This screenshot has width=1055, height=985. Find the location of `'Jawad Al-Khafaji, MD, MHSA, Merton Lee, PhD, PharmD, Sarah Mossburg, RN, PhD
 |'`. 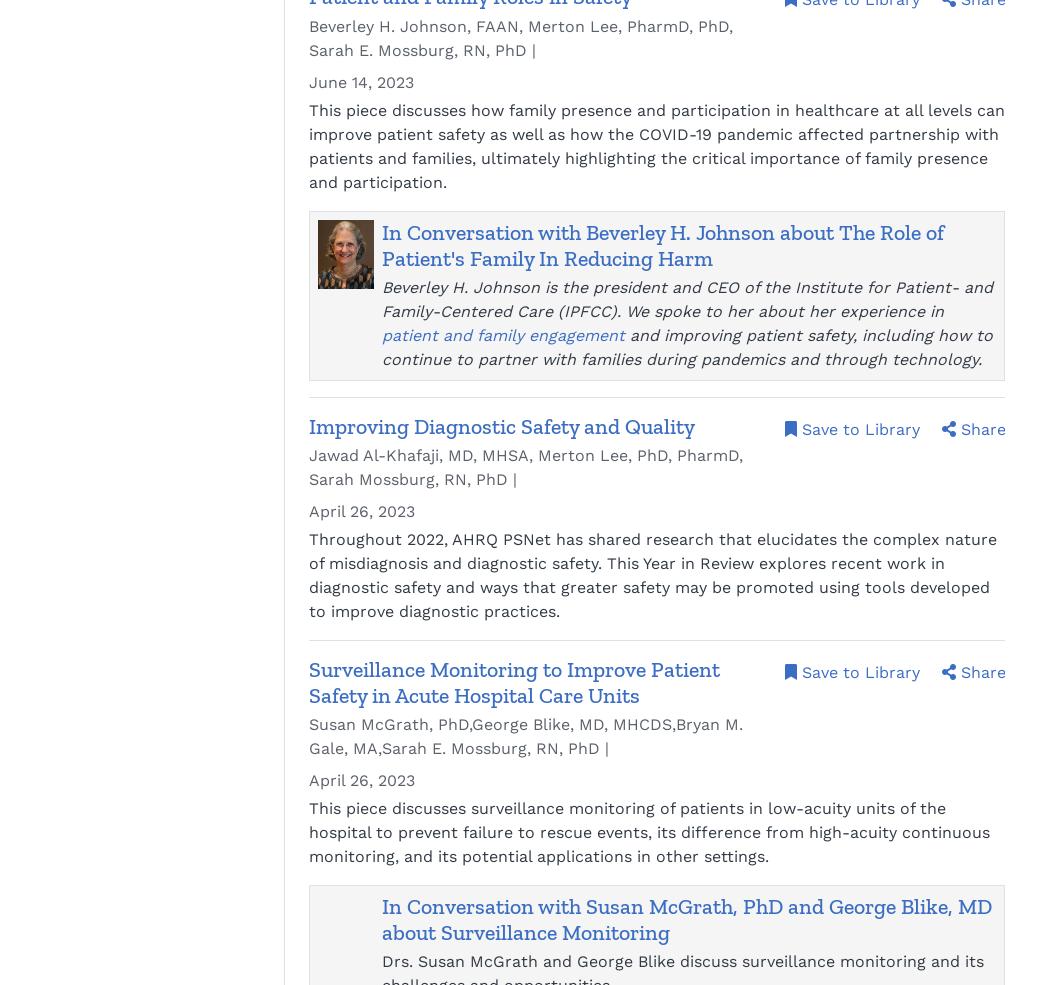

'Jawad Al-Khafaji, MD, MHSA, Merton Lee, PhD, PharmD, Sarah Mossburg, RN, PhD
 |' is located at coordinates (526, 465).